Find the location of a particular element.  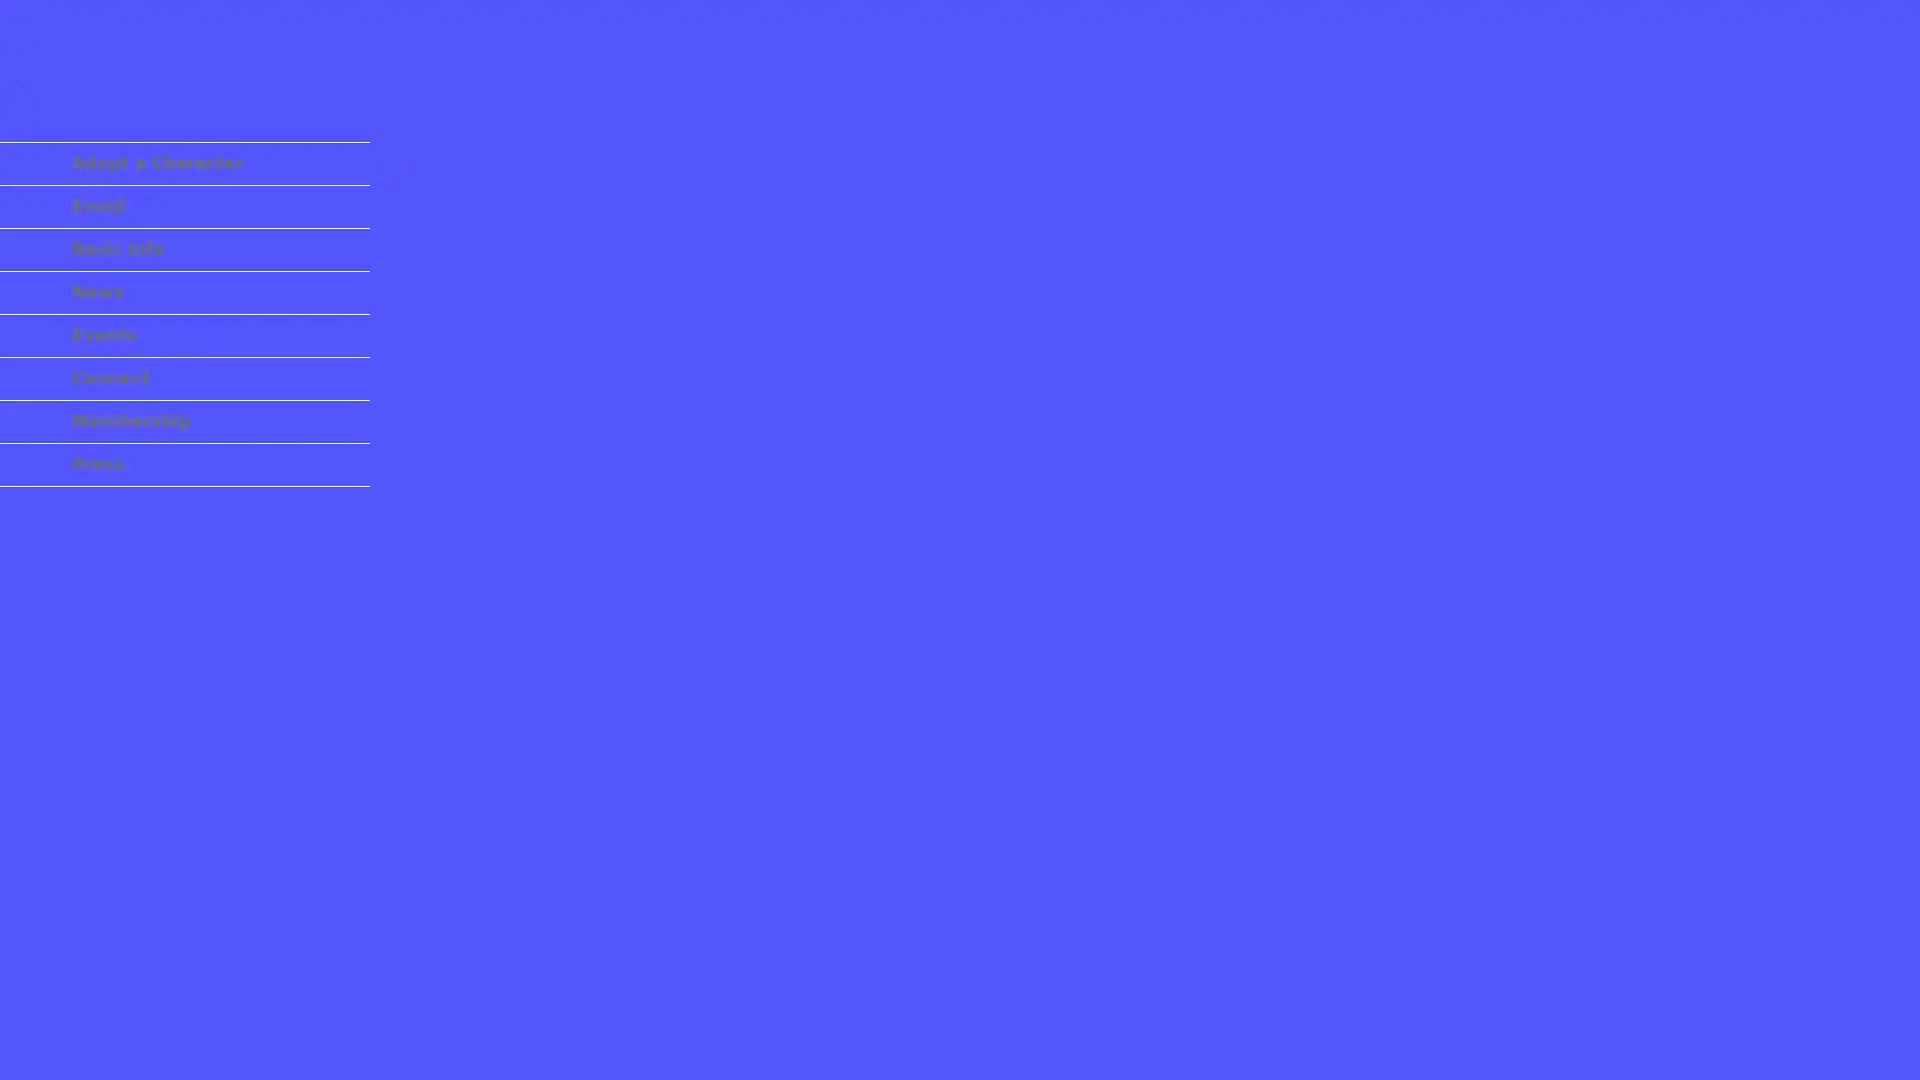

3 U+00B3 is located at coordinates (752, 226).